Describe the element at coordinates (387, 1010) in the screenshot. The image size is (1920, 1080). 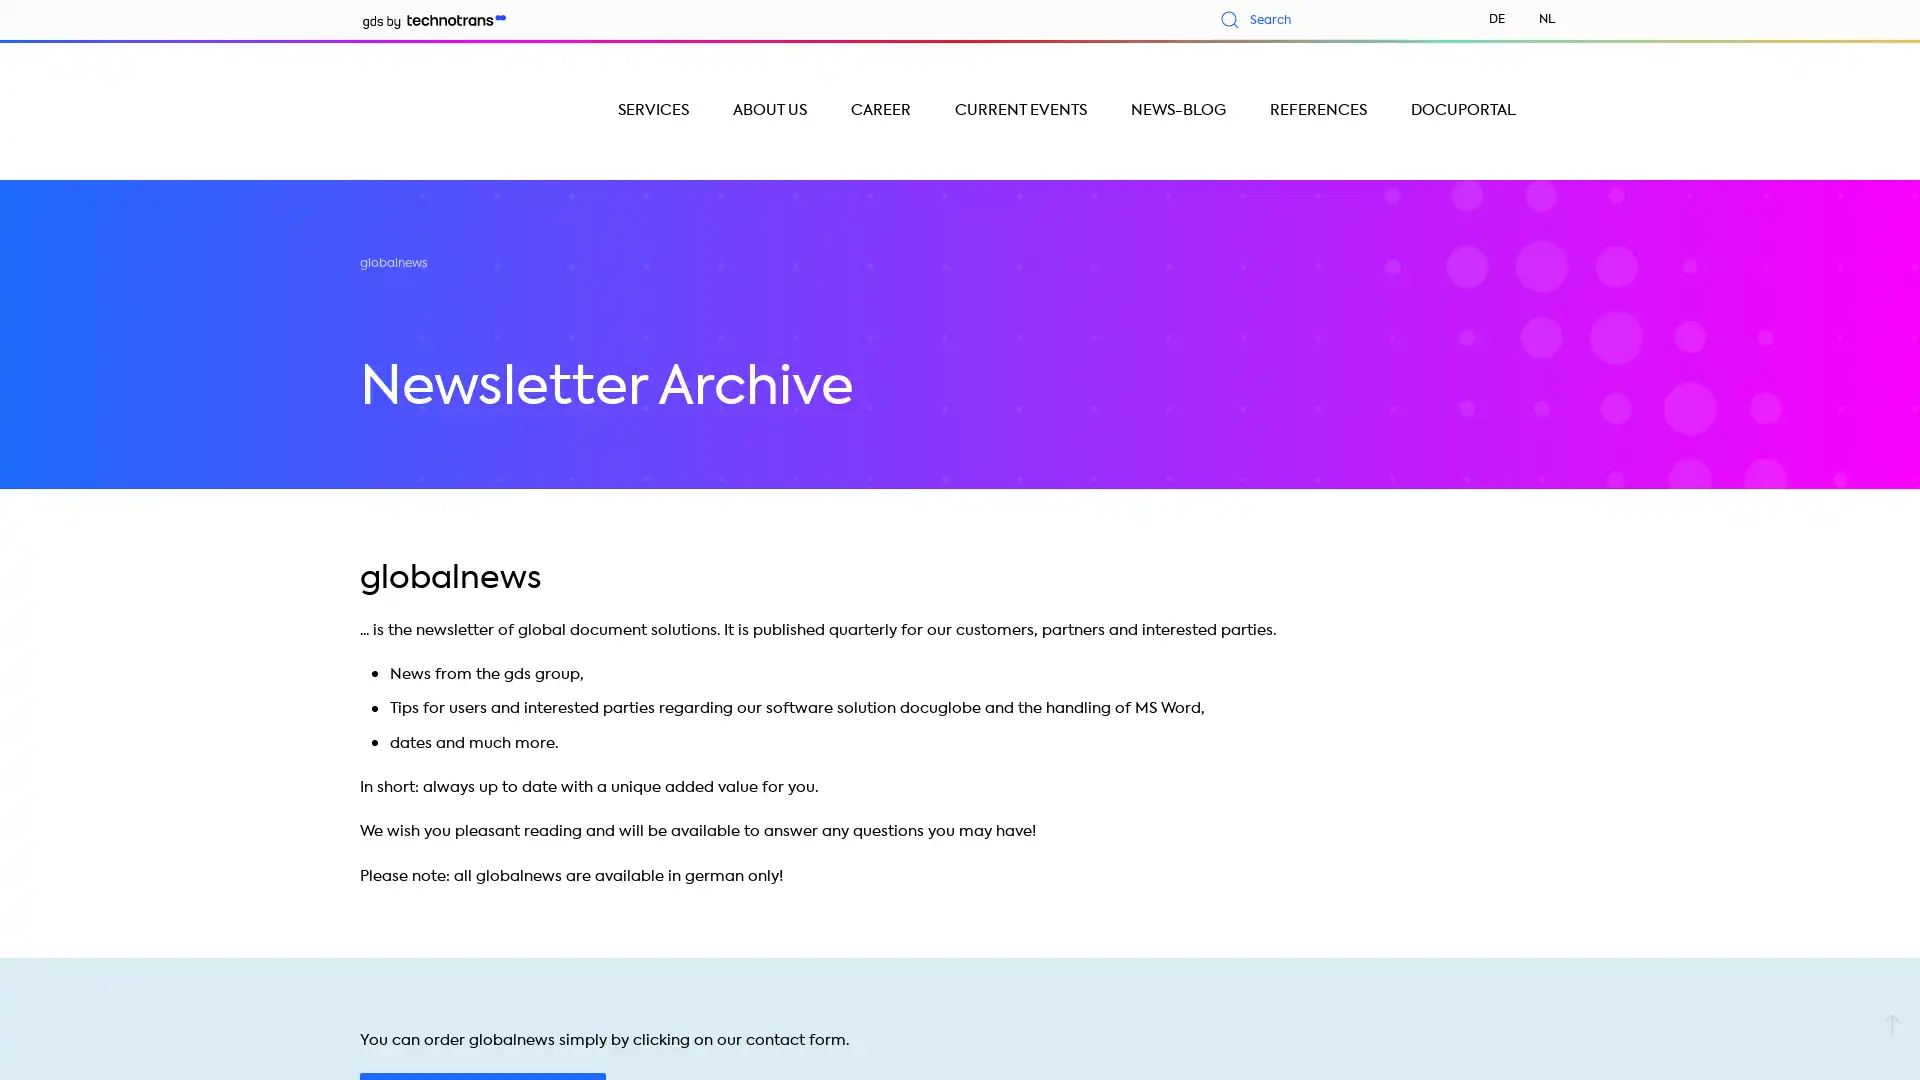
I see `Deny` at that location.